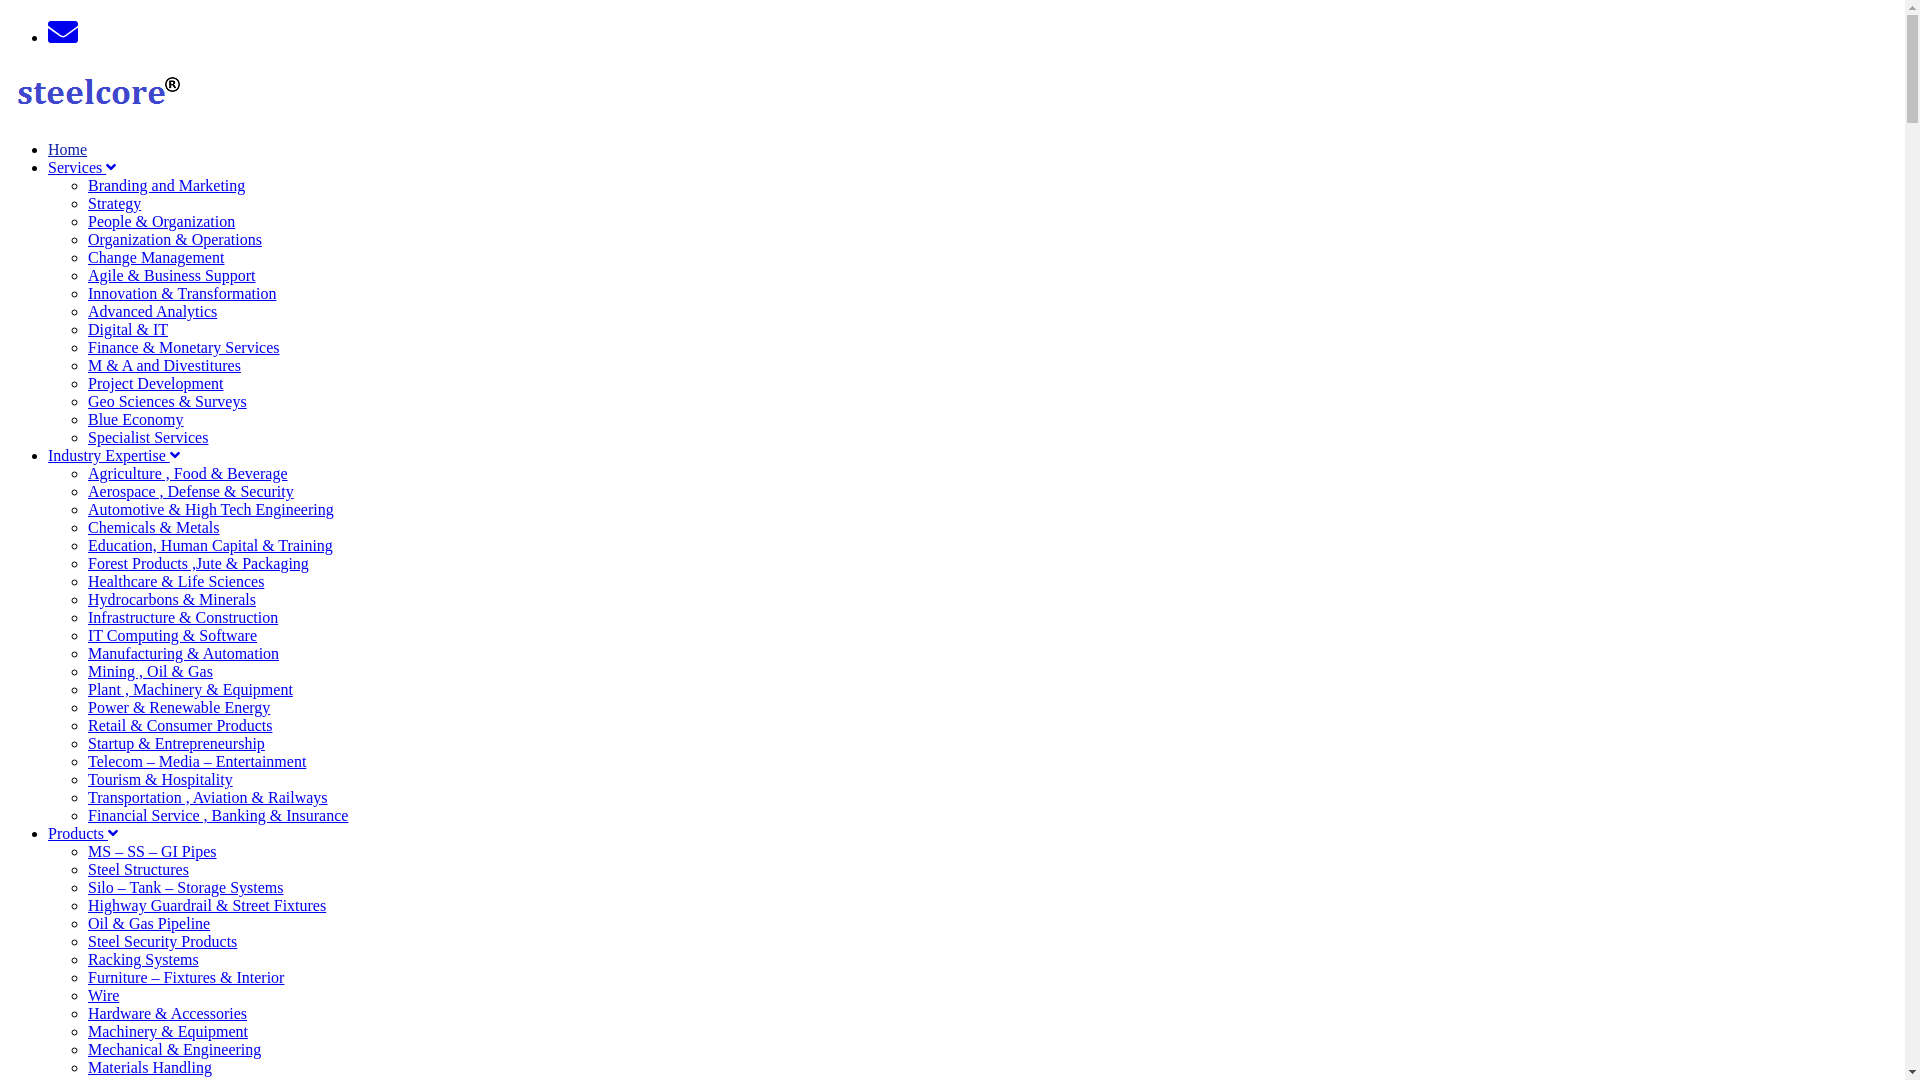 This screenshot has height=1080, width=1920. Describe the element at coordinates (164, 365) in the screenshot. I see `'M & A and Divestitures'` at that location.